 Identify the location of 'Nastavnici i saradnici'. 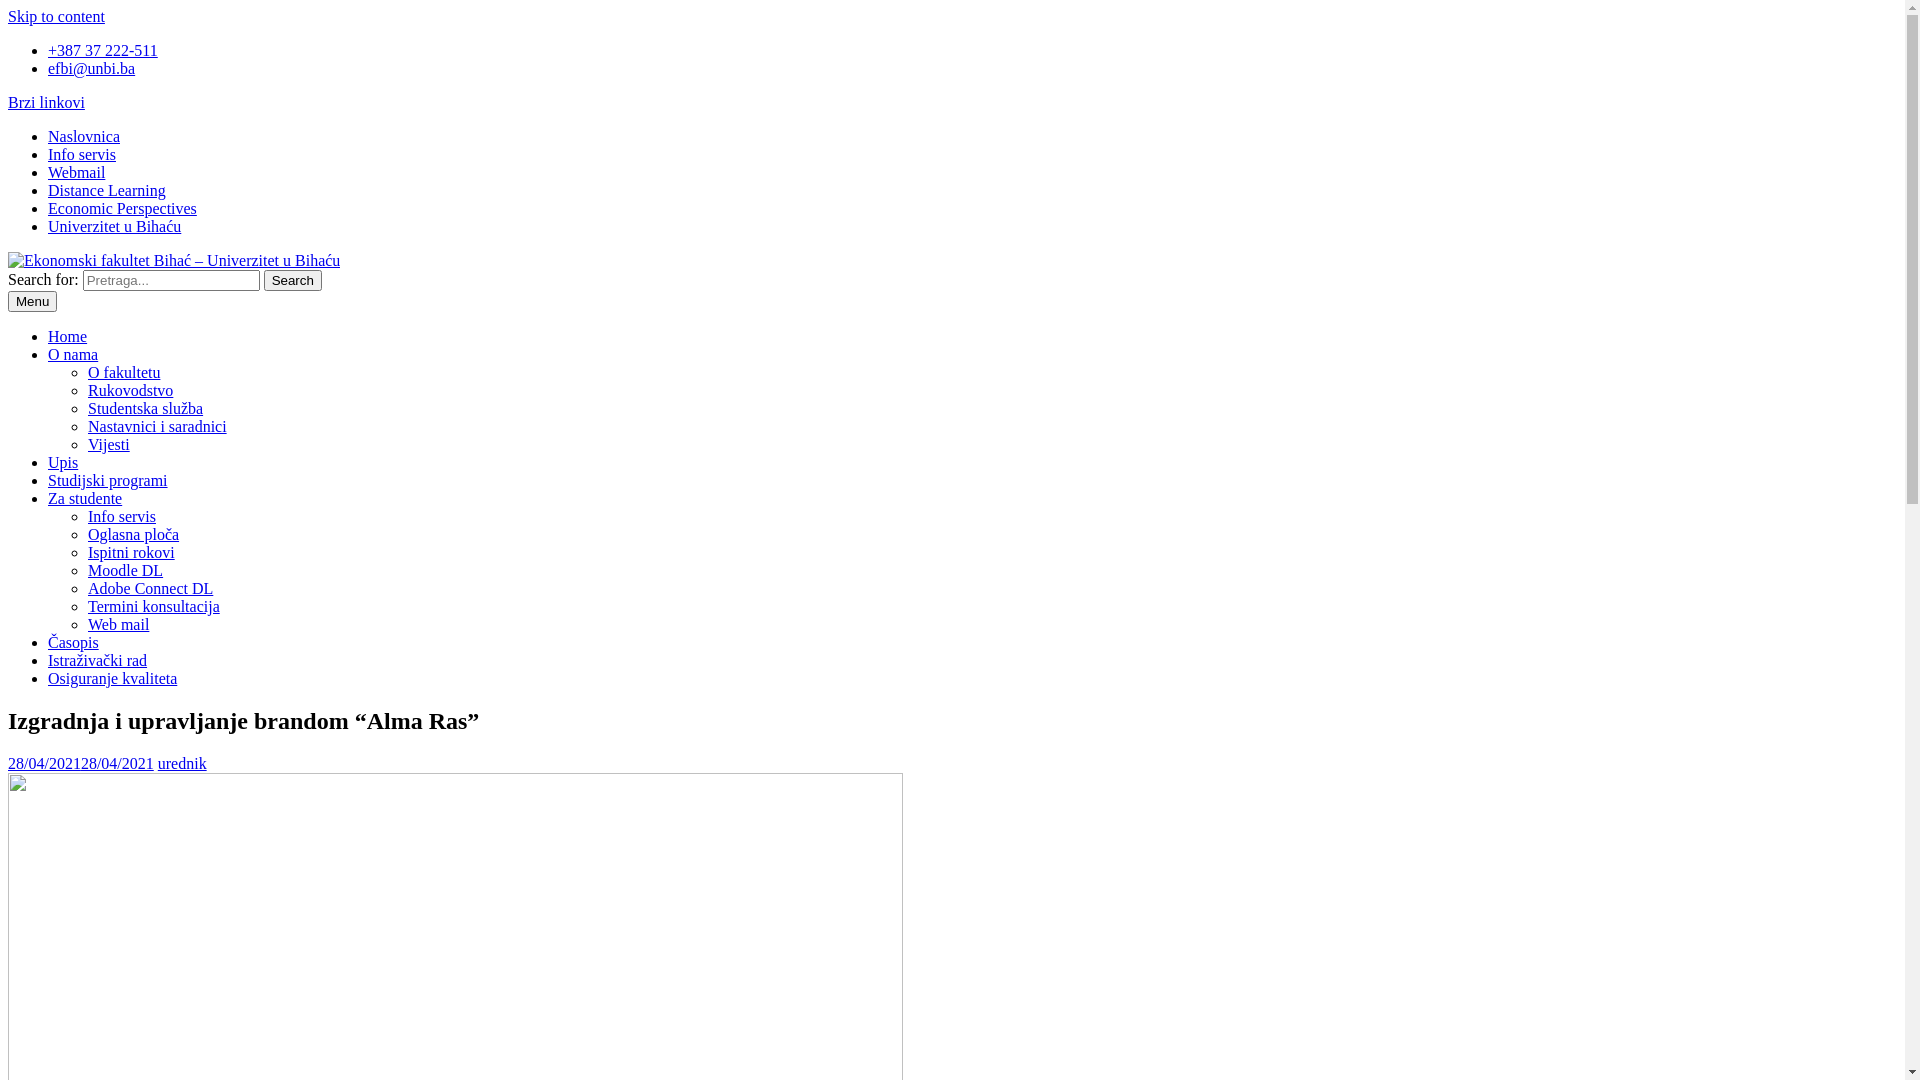
(156, 425).